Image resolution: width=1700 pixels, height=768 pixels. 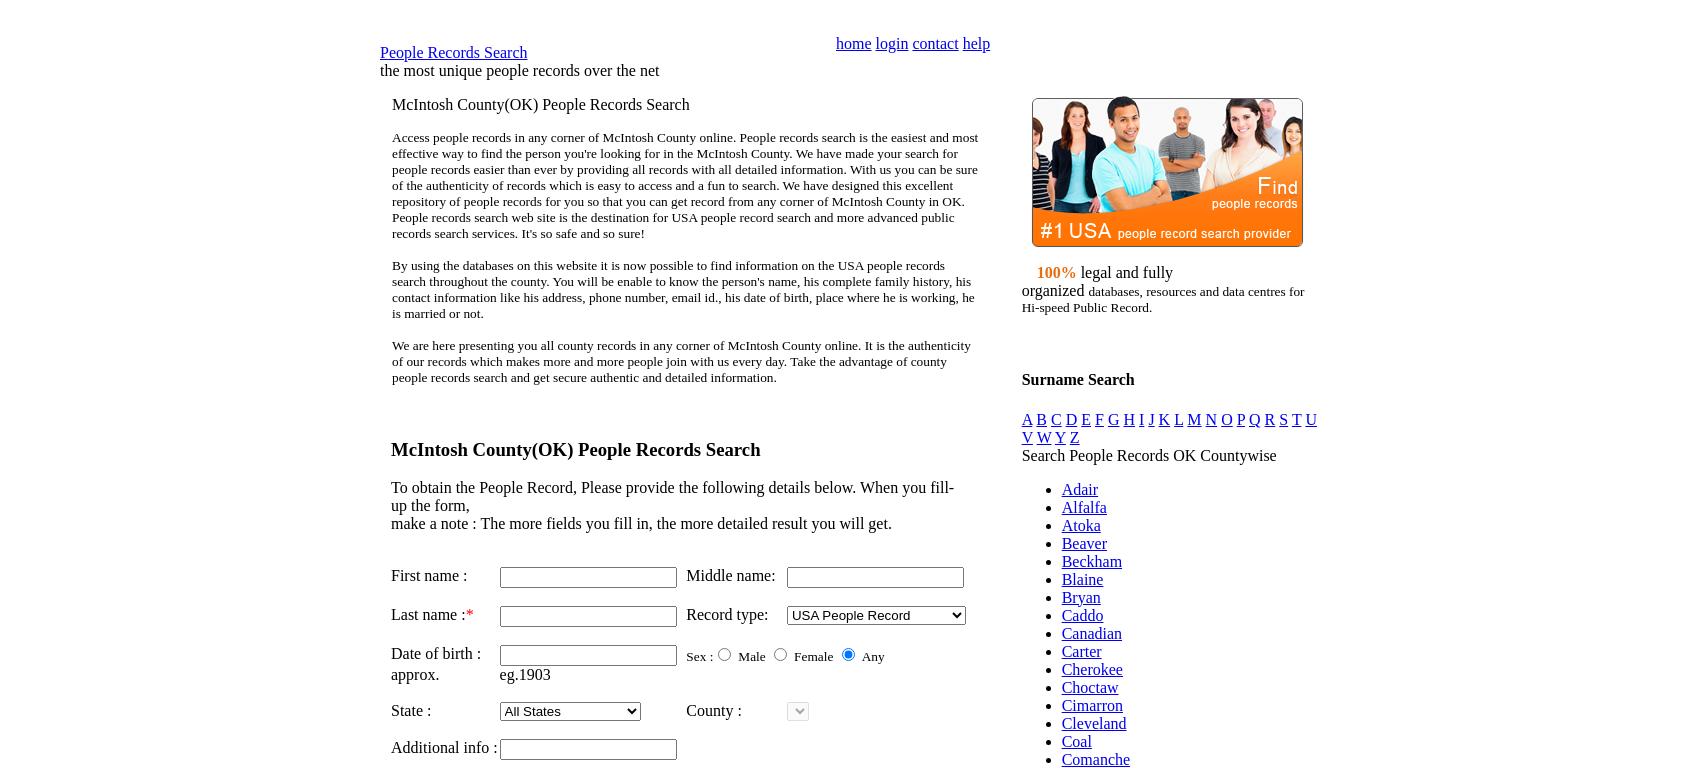 I want to click on 'Beckham', so click(x=1059, y=560).